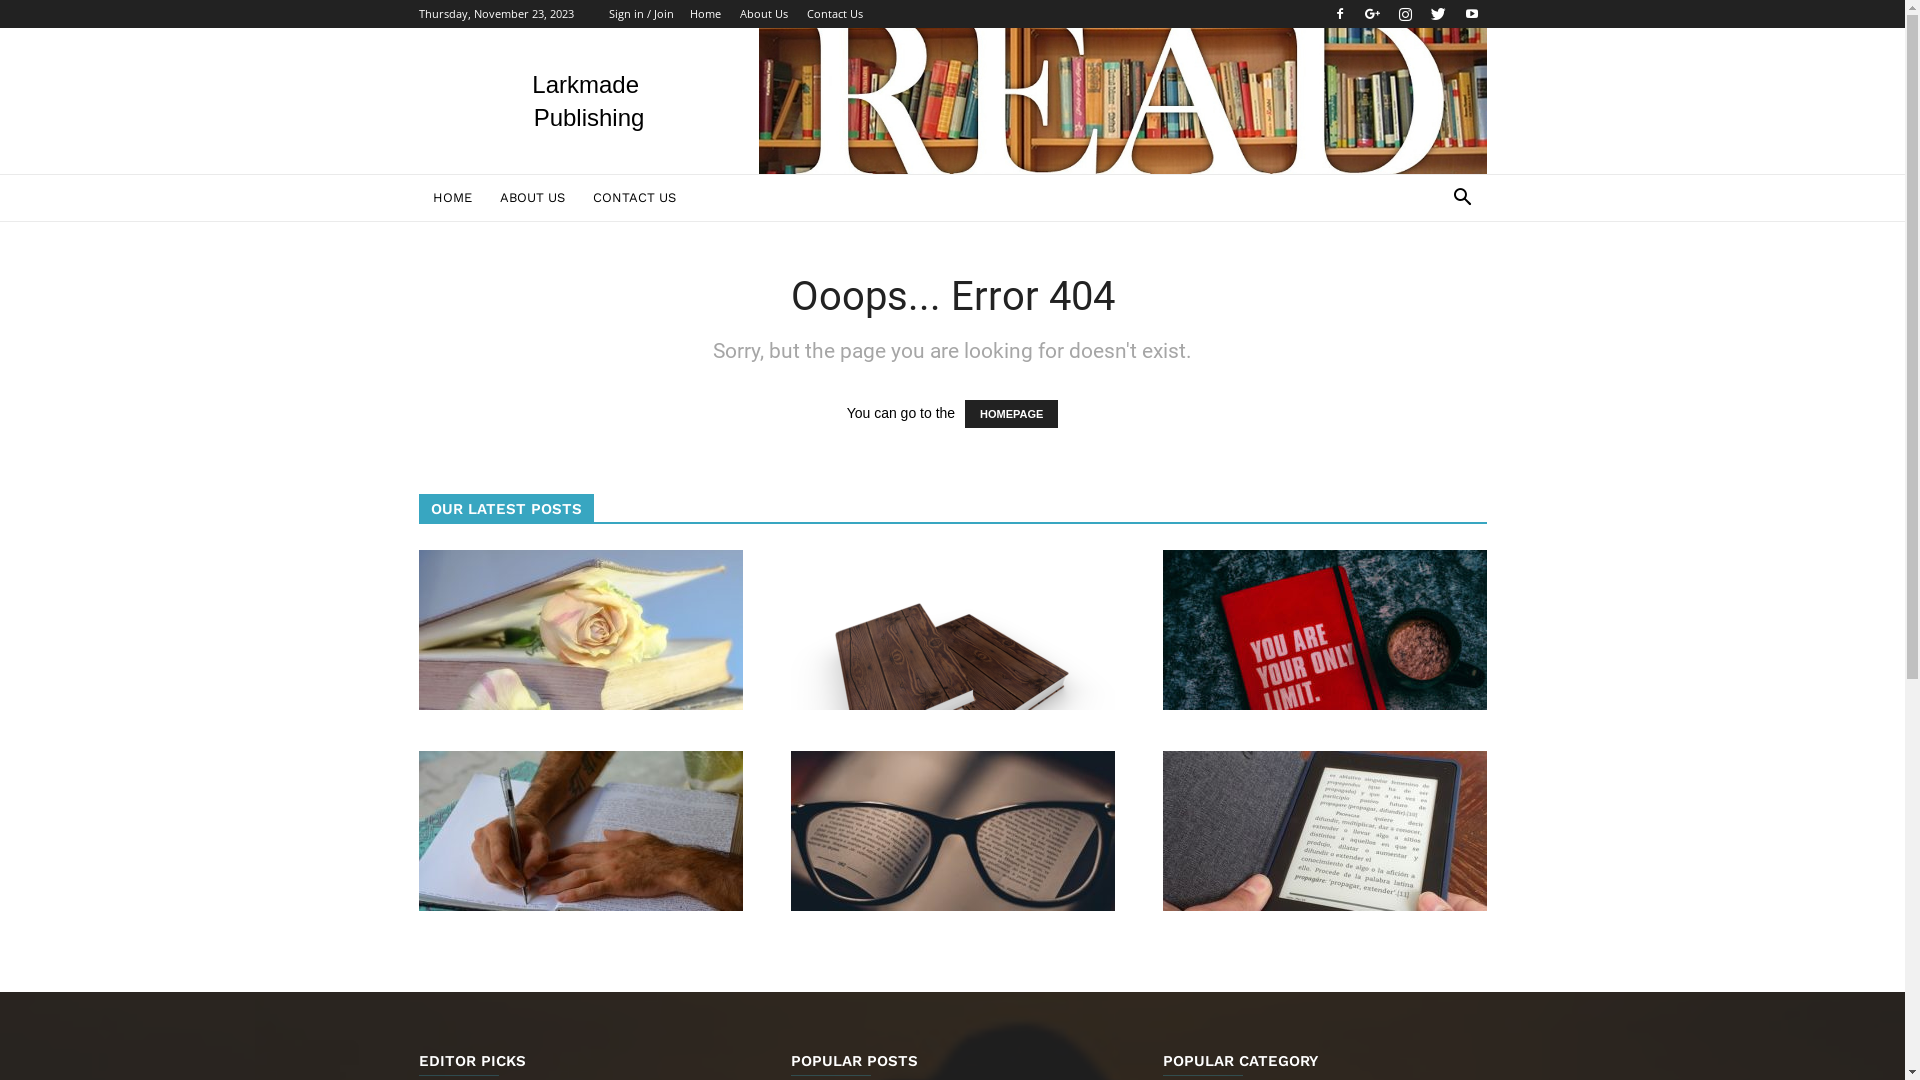 The image size is (1920, 1080). I want to click on 'CONTACT US', so click(576, 197).